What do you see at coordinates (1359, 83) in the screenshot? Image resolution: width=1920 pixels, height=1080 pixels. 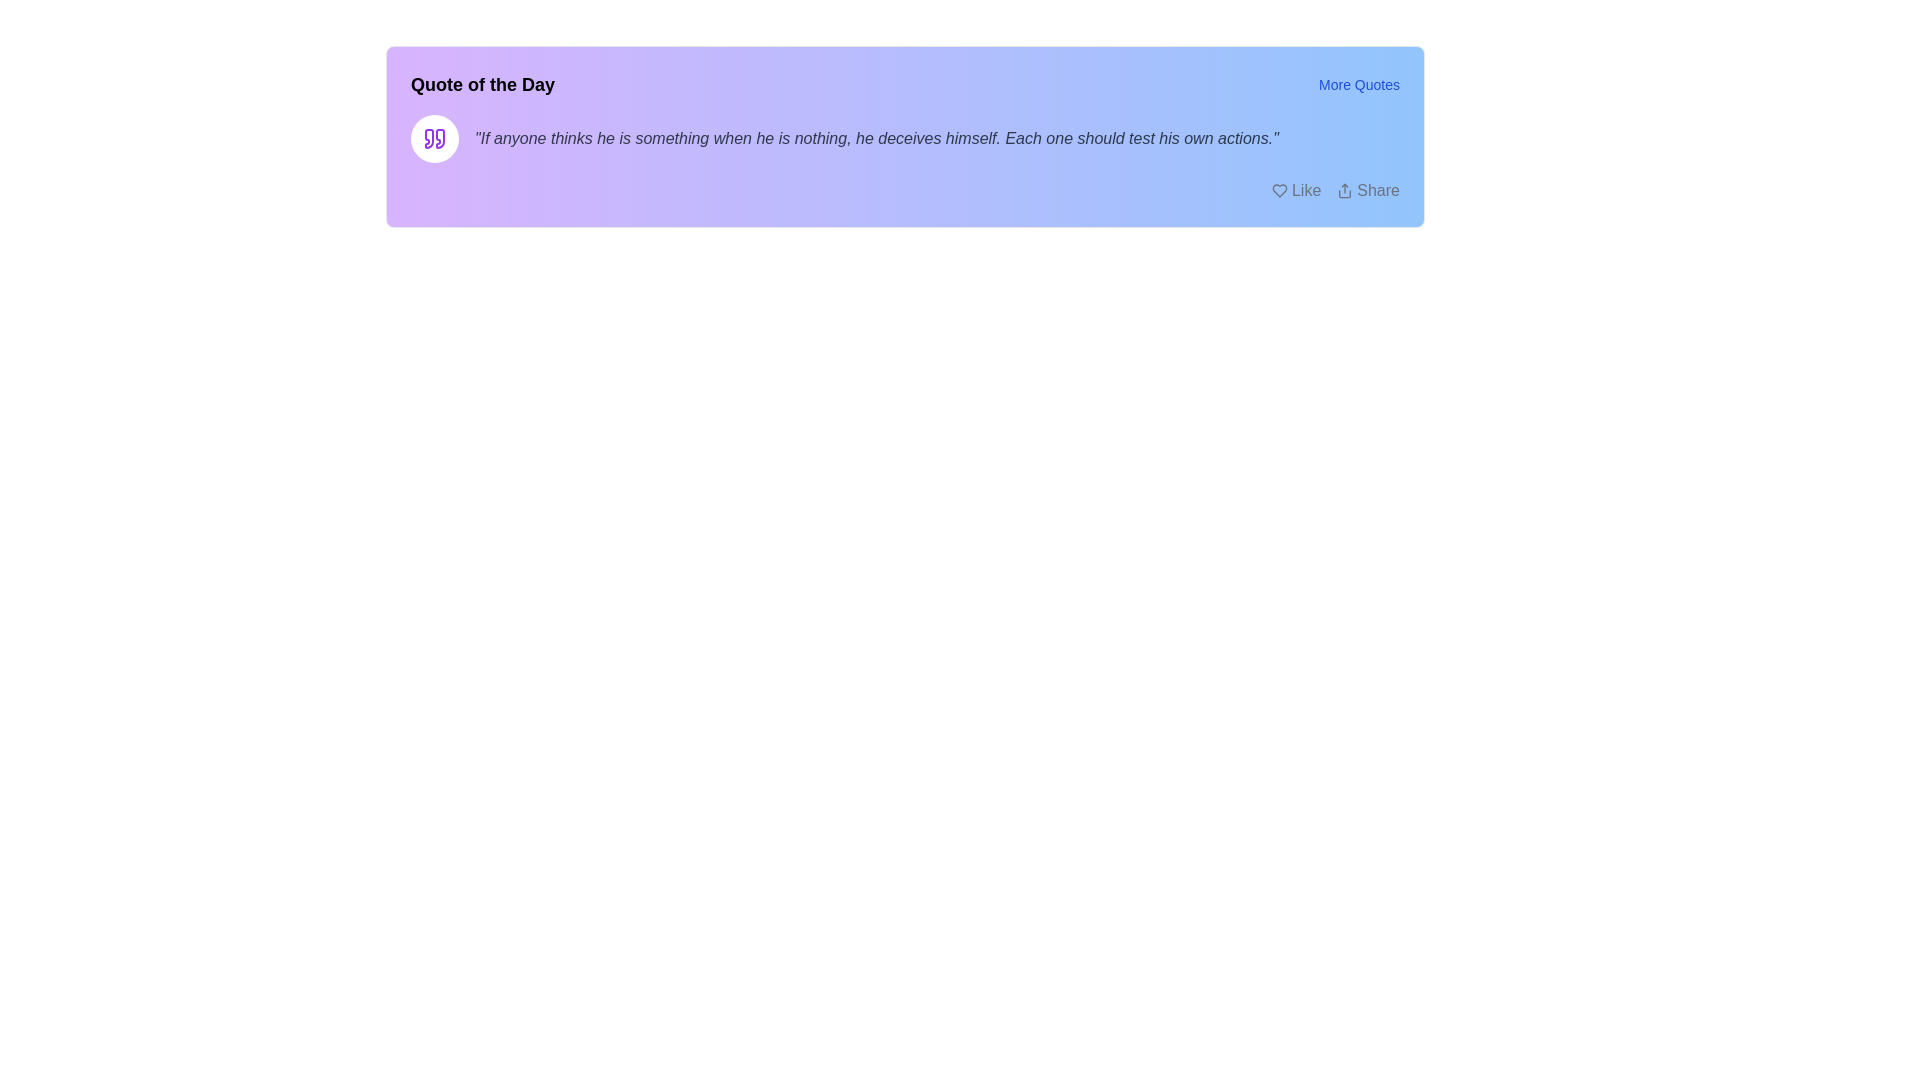 I see `the 'More Quotes' hyperlink` at bounding box center [1359, 83].